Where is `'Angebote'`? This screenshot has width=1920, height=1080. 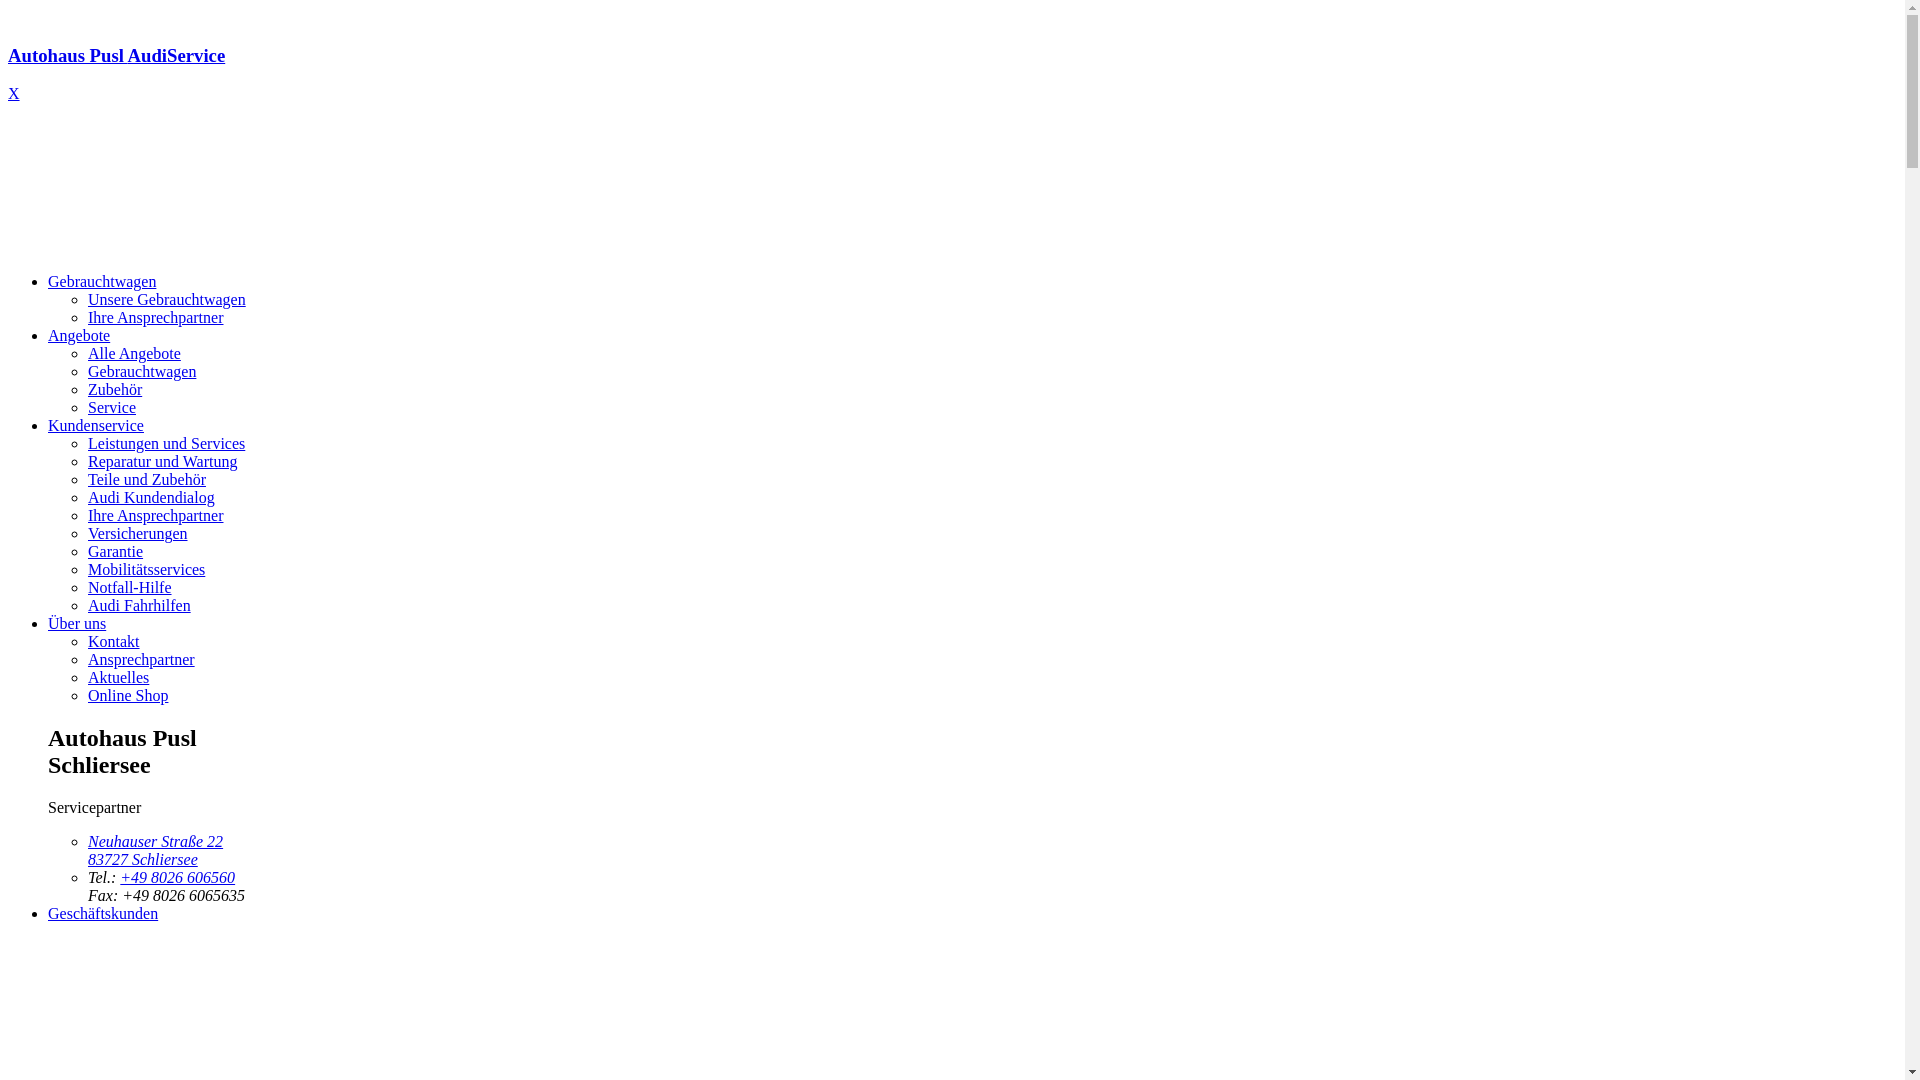
'Angebote' is located at coordinates (78, 334).